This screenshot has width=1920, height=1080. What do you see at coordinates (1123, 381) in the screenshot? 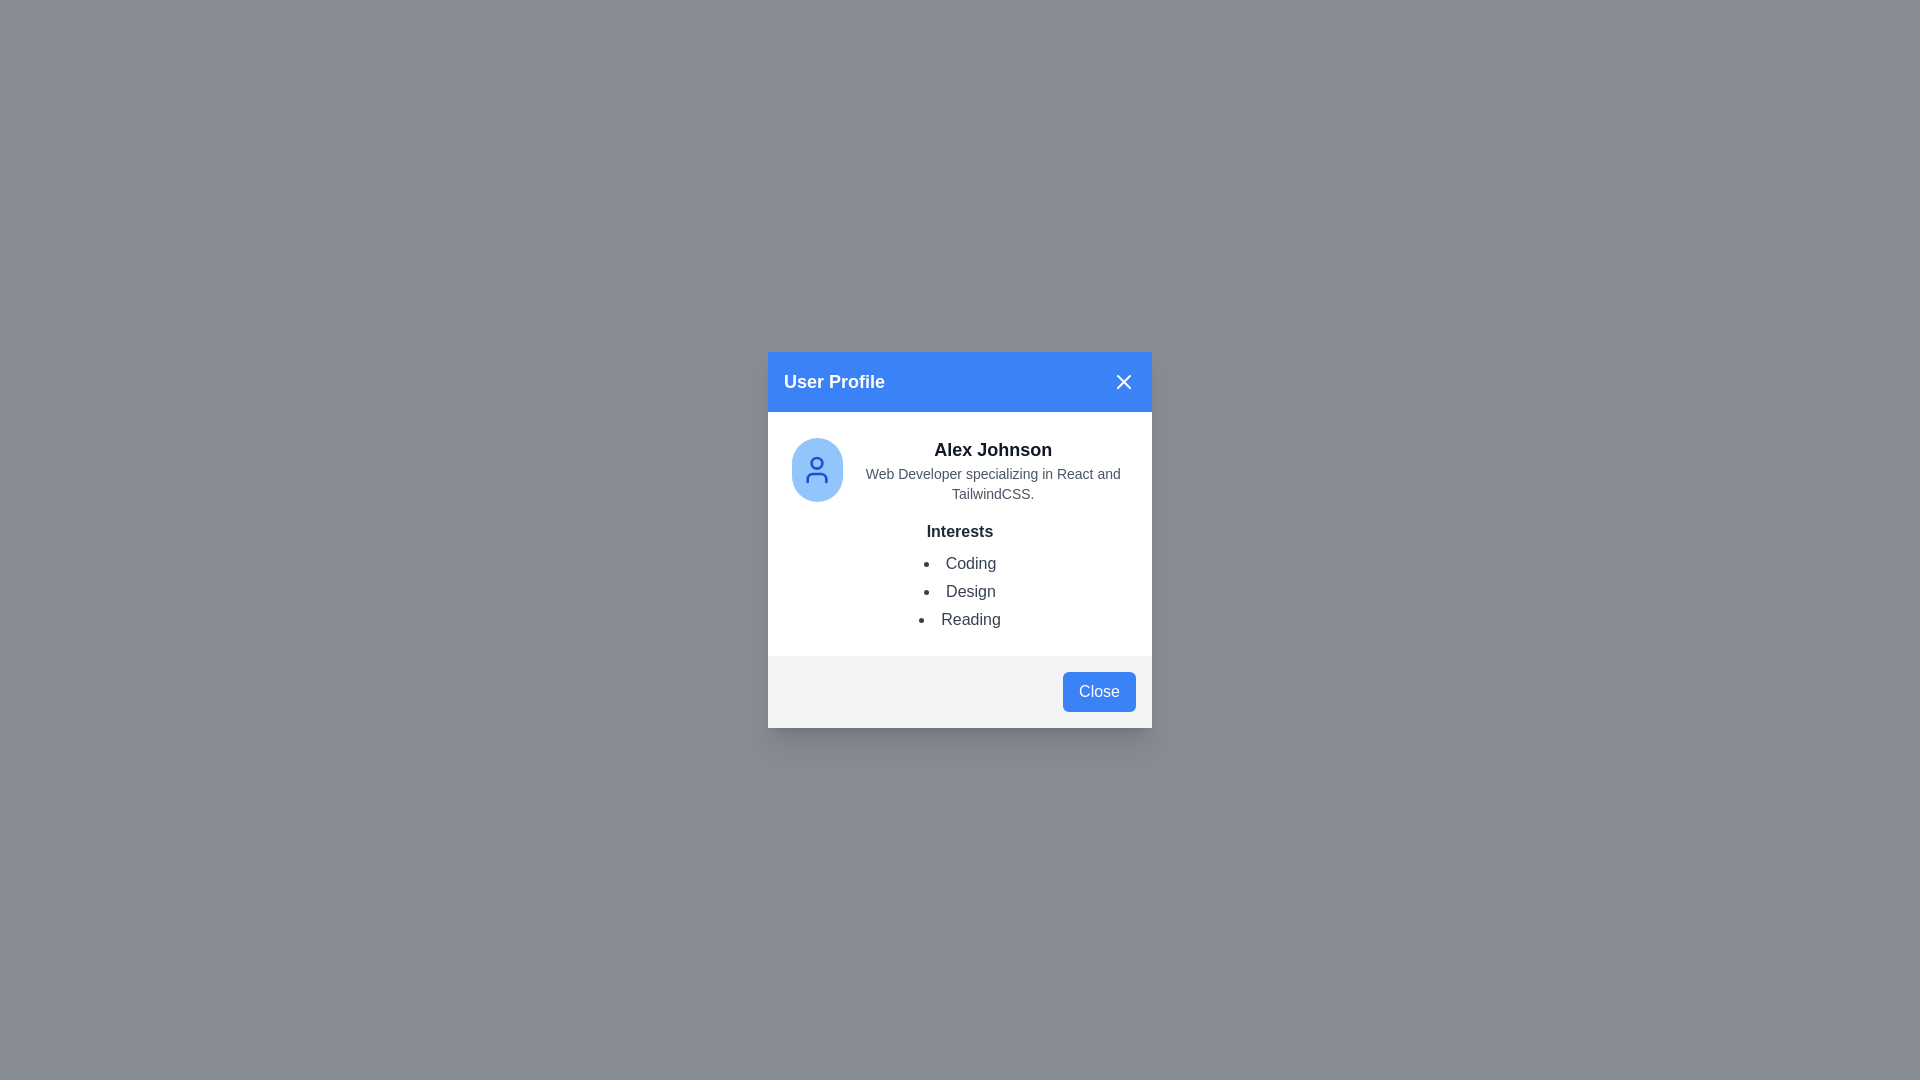
I see `the close button represented by an 'X' icon in the top-right corner of the user profile modal to change its color to blue` at bounding box center [1123, 381].